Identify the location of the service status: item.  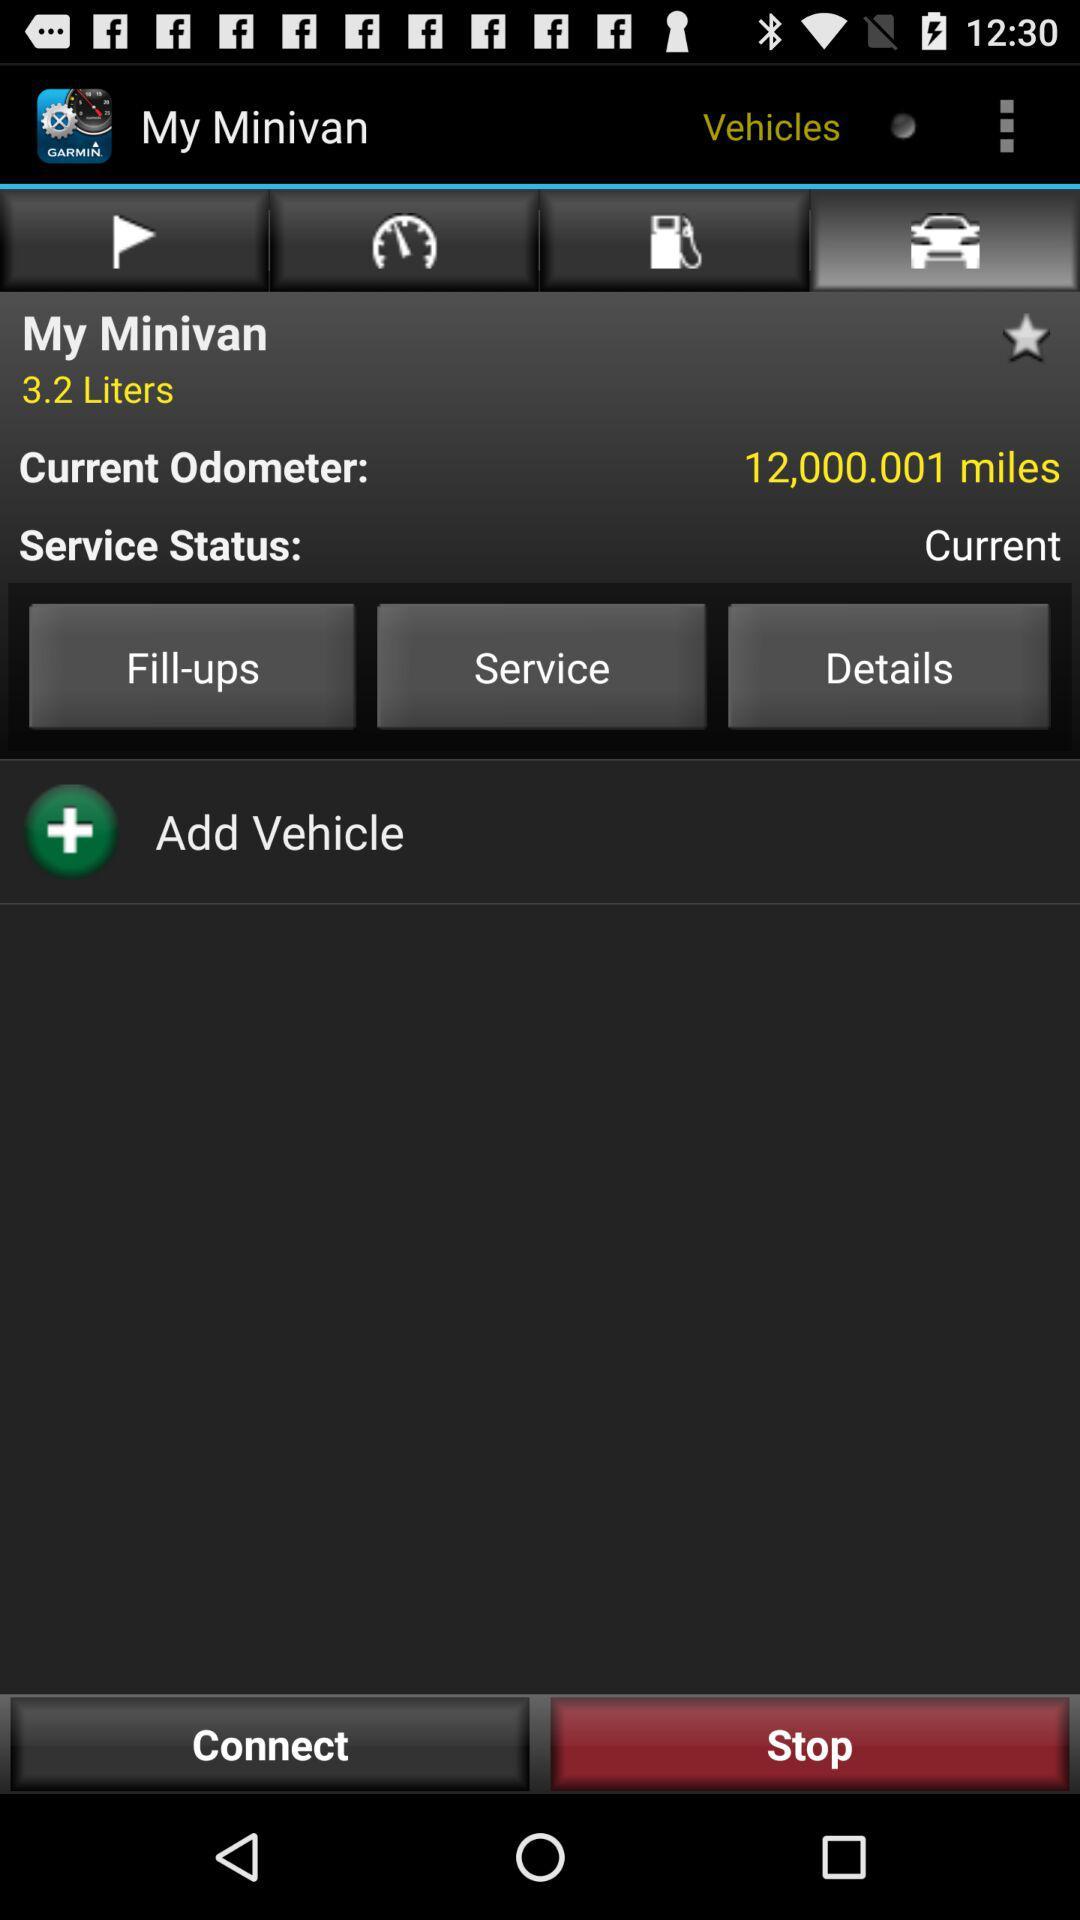
(315, 543).